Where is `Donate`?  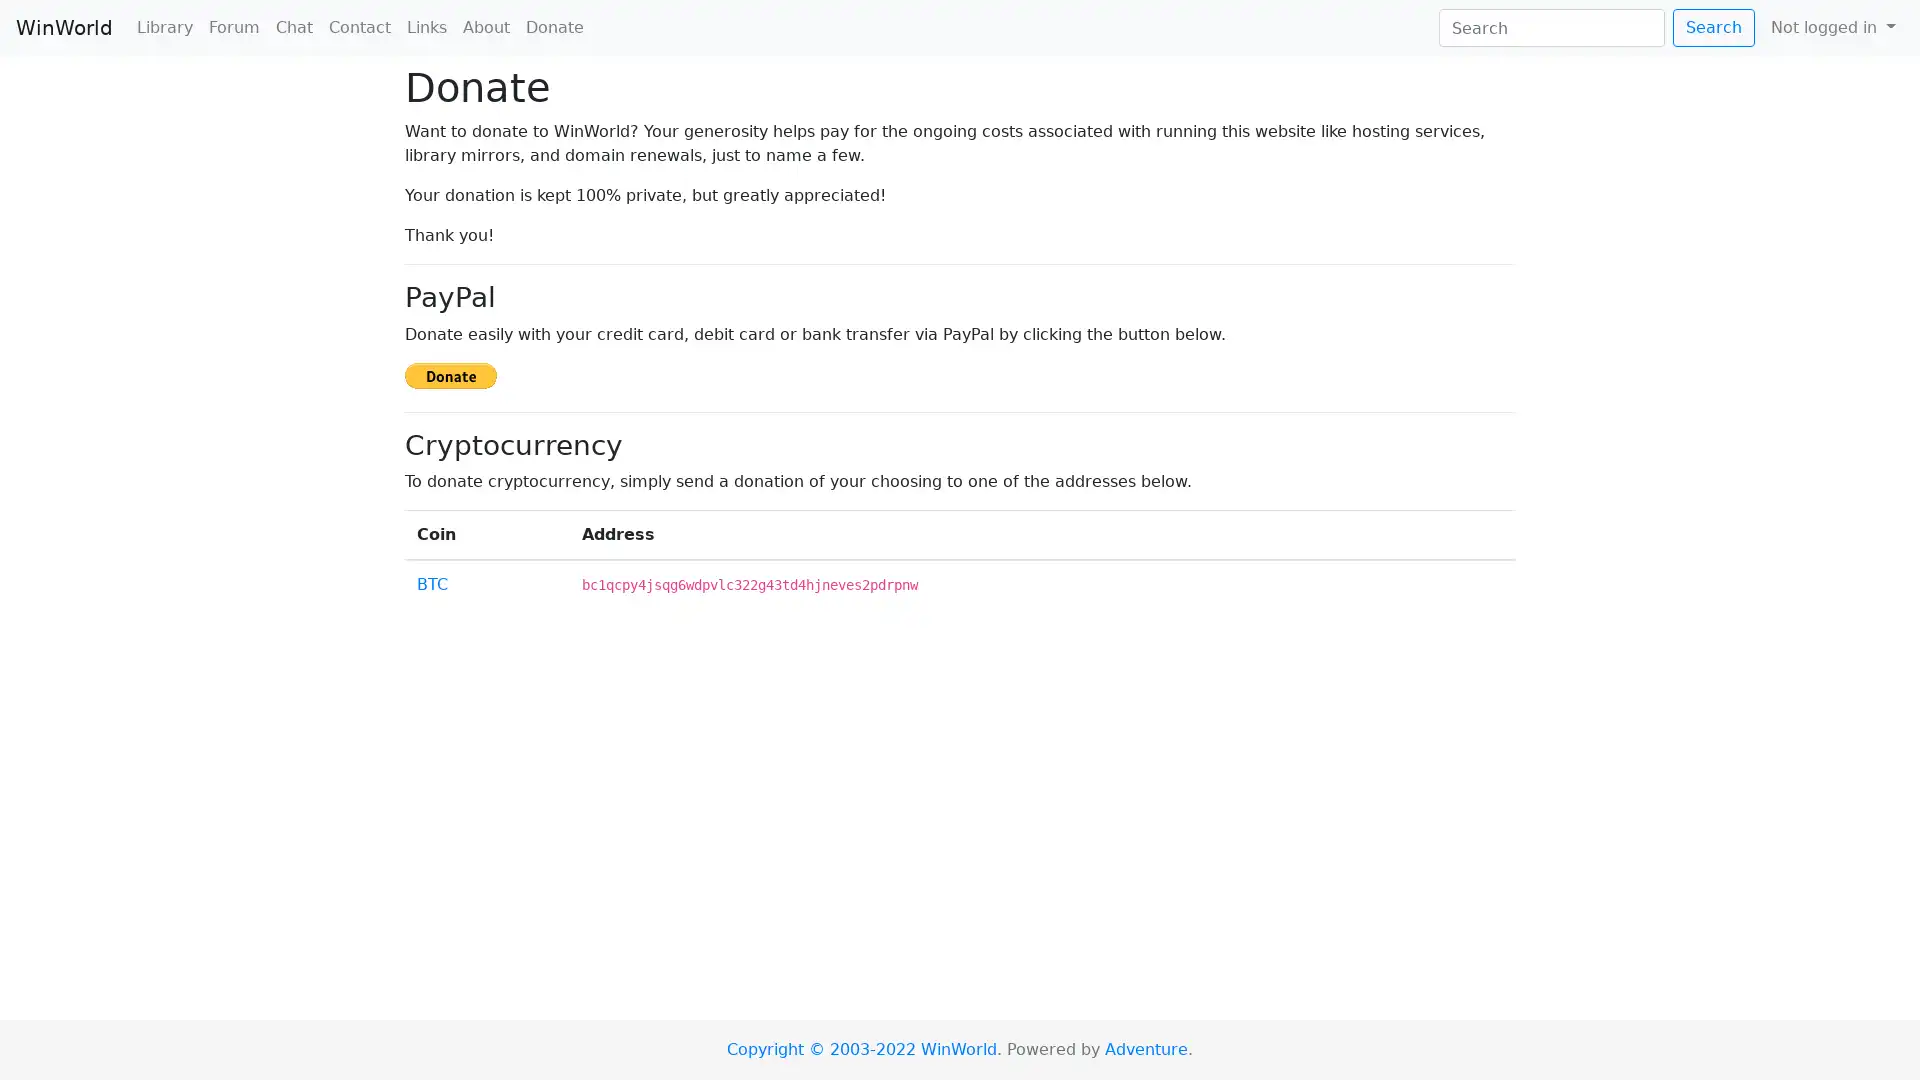
Donate is located at coordinates (450, 374).